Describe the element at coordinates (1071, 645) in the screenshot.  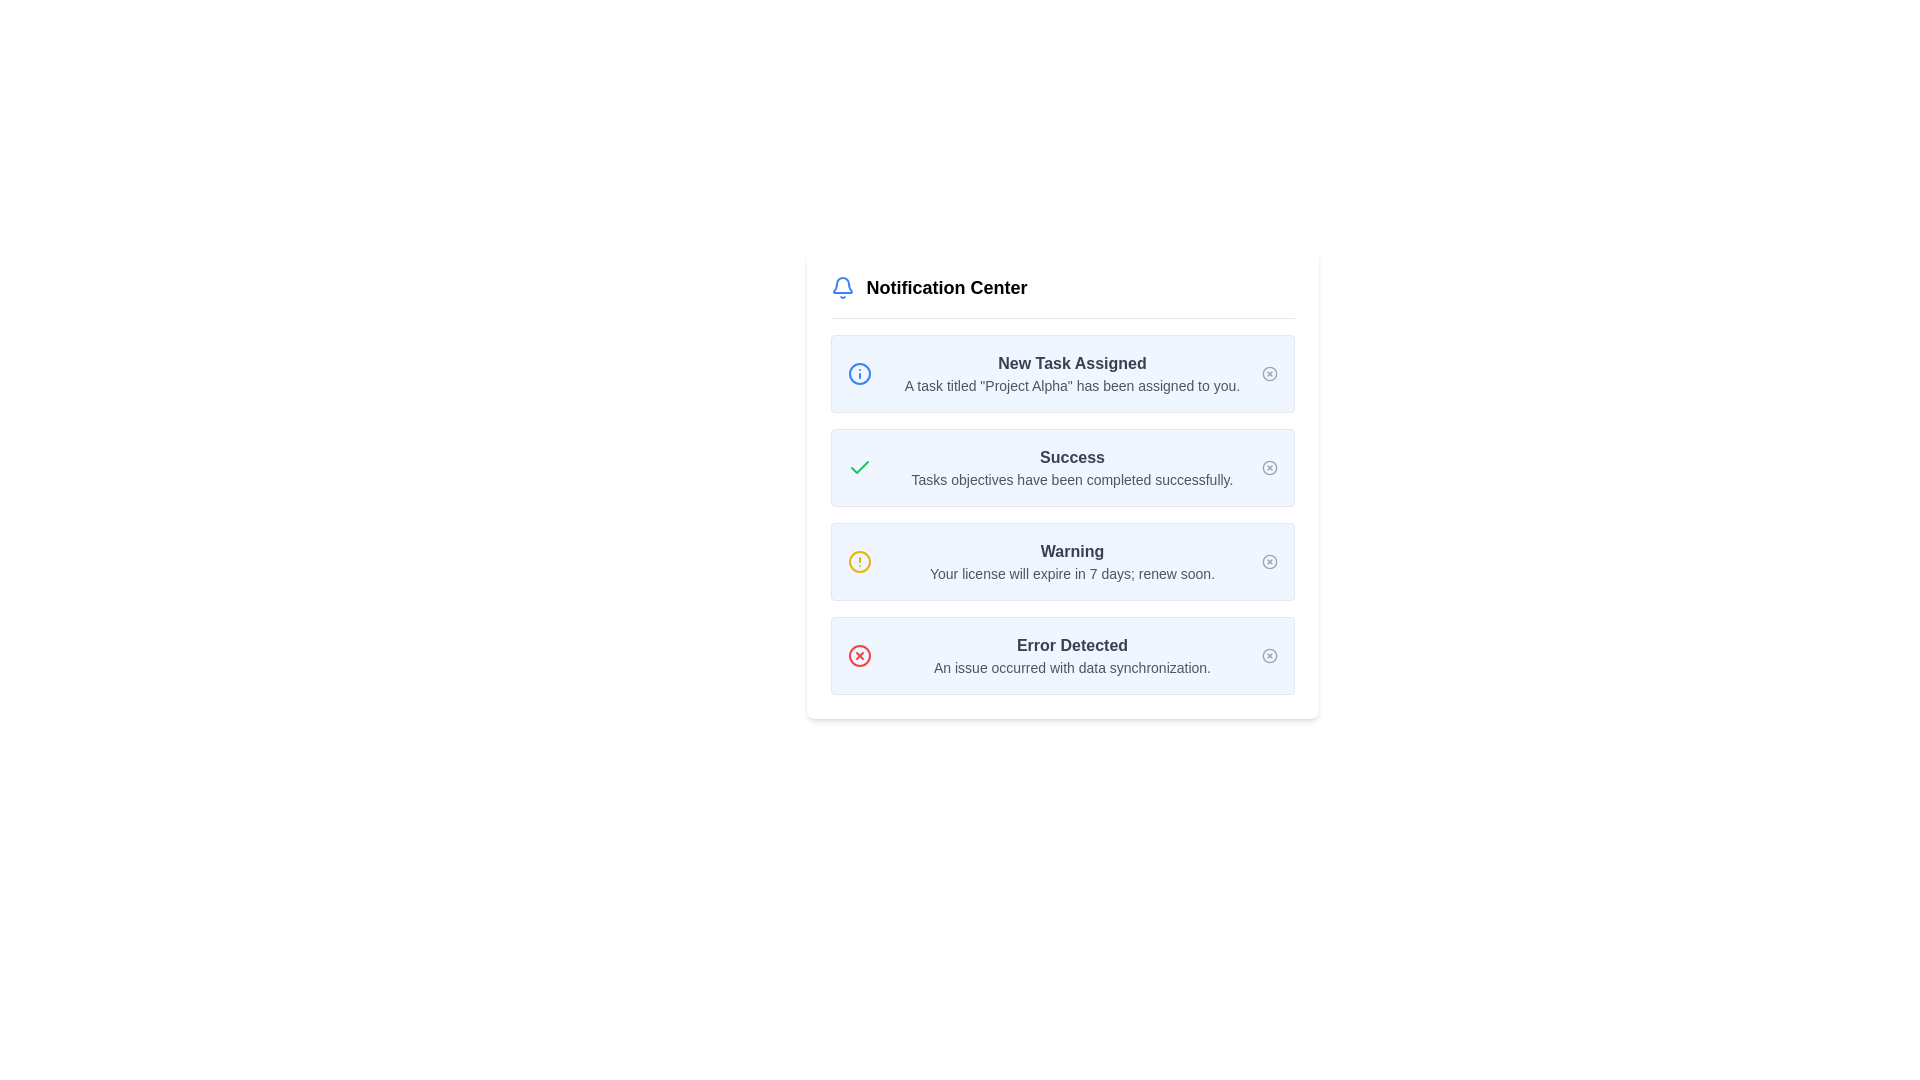
I see `the 'Error Detected' text element, which is bold and displayed in dark gray, located at the top of its notification card in the Notification Center` at that location.